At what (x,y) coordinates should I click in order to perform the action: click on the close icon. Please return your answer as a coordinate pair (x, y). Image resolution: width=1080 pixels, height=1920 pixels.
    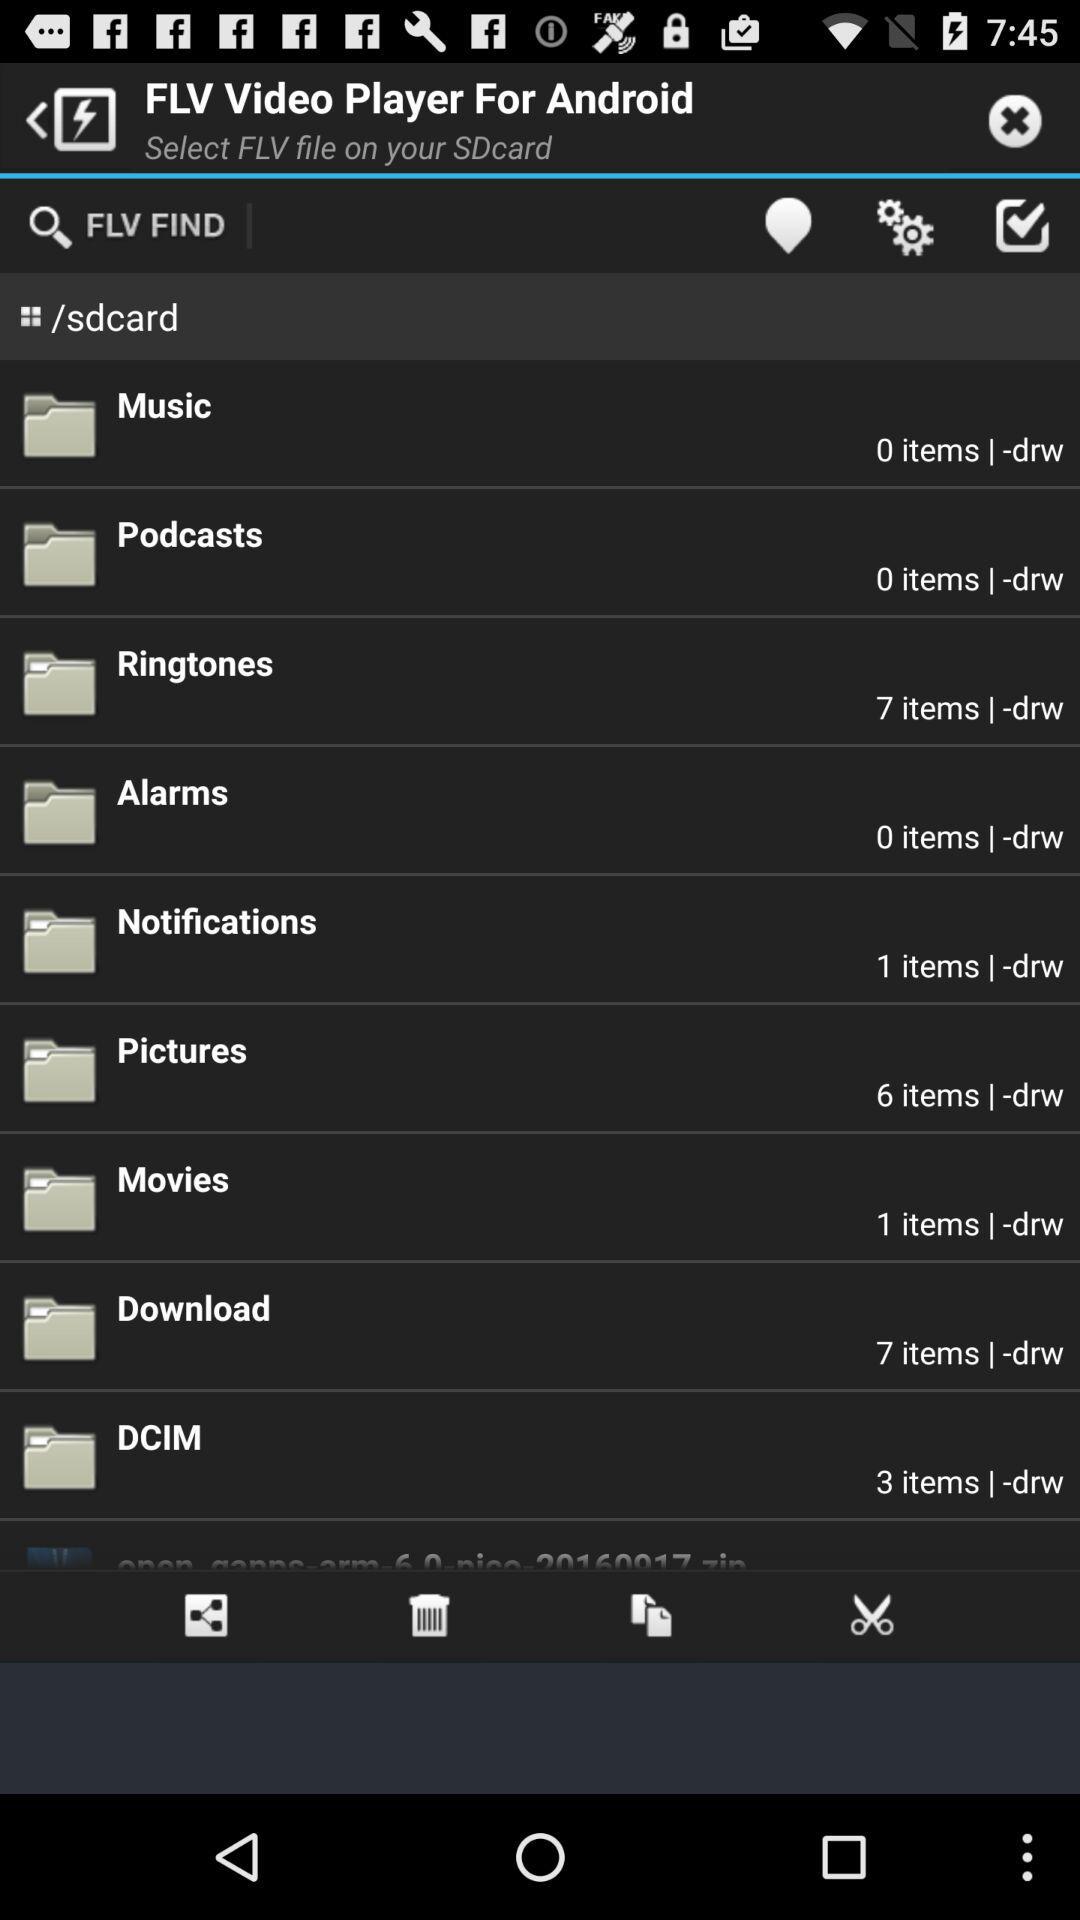
    Looking at the image, I should click on (1014, 124).